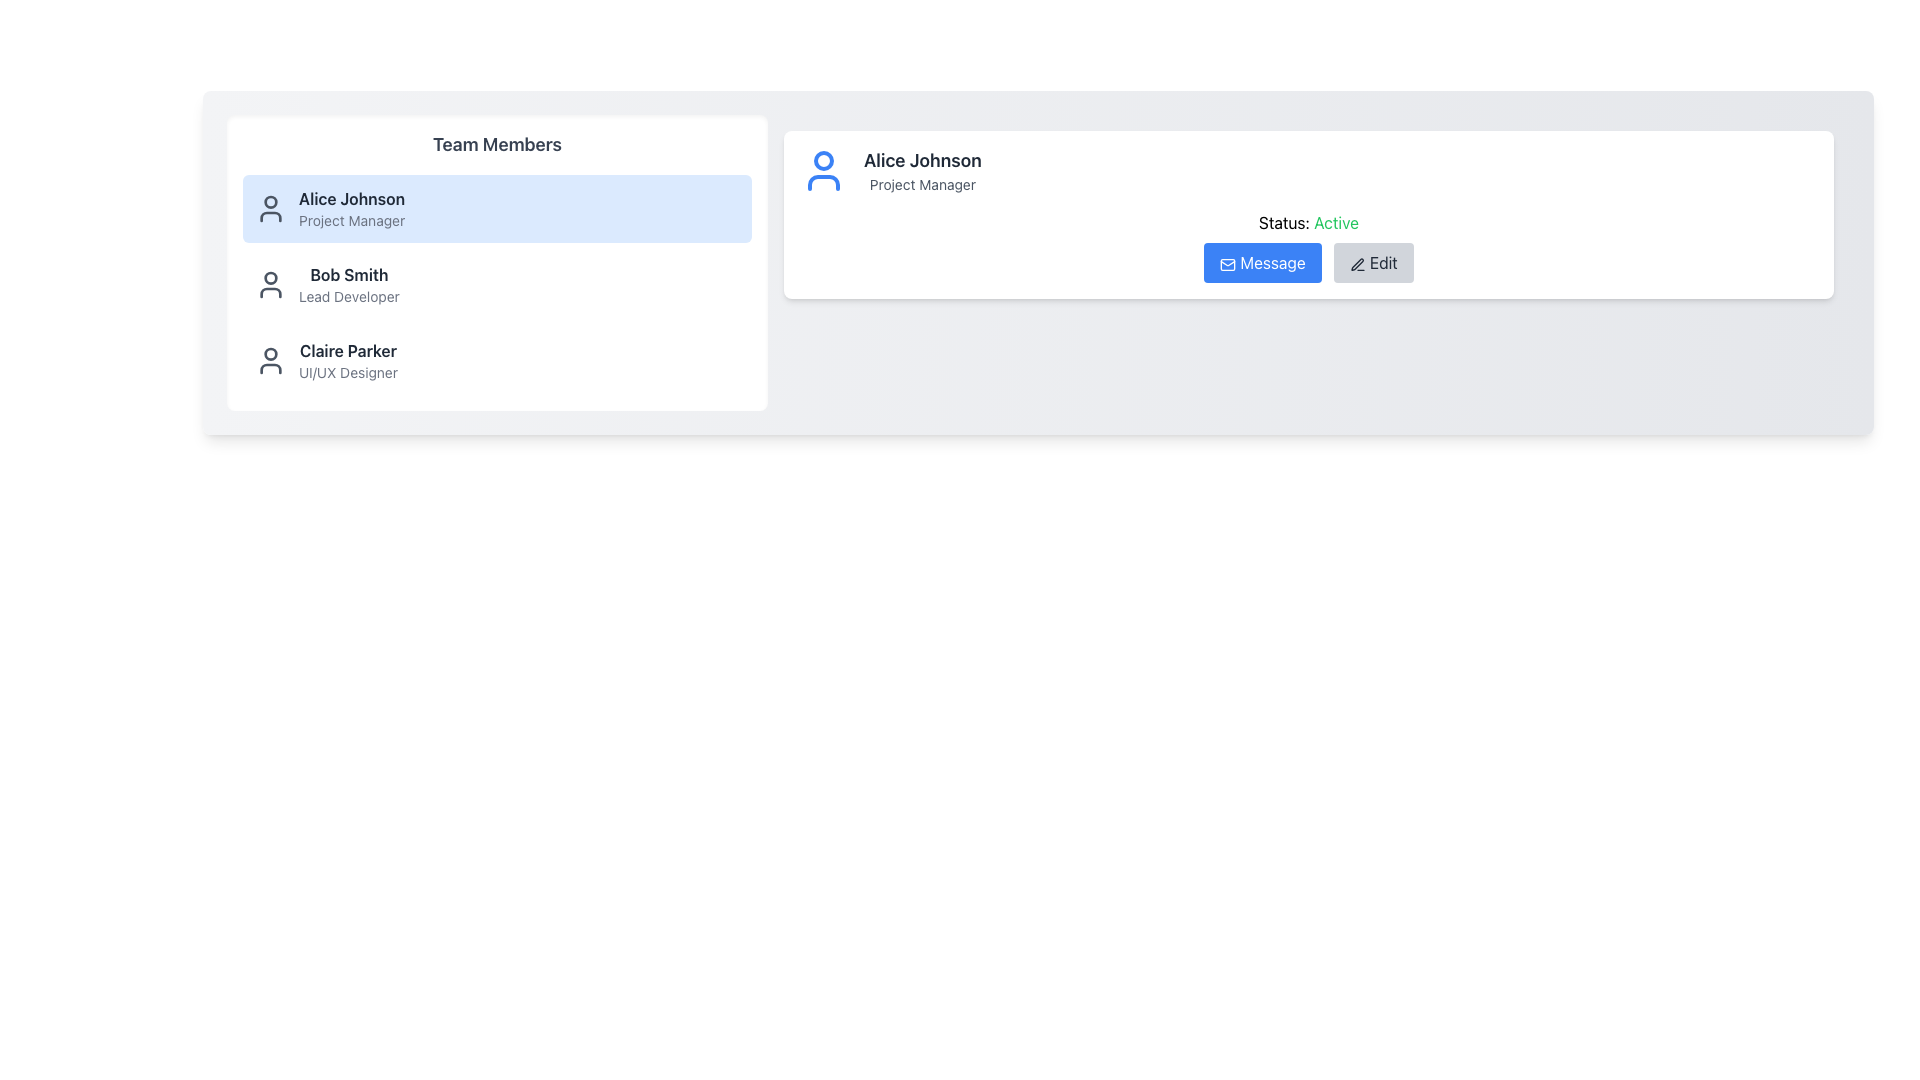 The width and height of the screenshot is (1920, 1080). What do you see at coordinates (348, 361) in the screenshot?
I see `contents of the Text Display representing a team member's name and role, located as the third item under the 'Team Members' section in the left pane` at bounding box center [348, 361].